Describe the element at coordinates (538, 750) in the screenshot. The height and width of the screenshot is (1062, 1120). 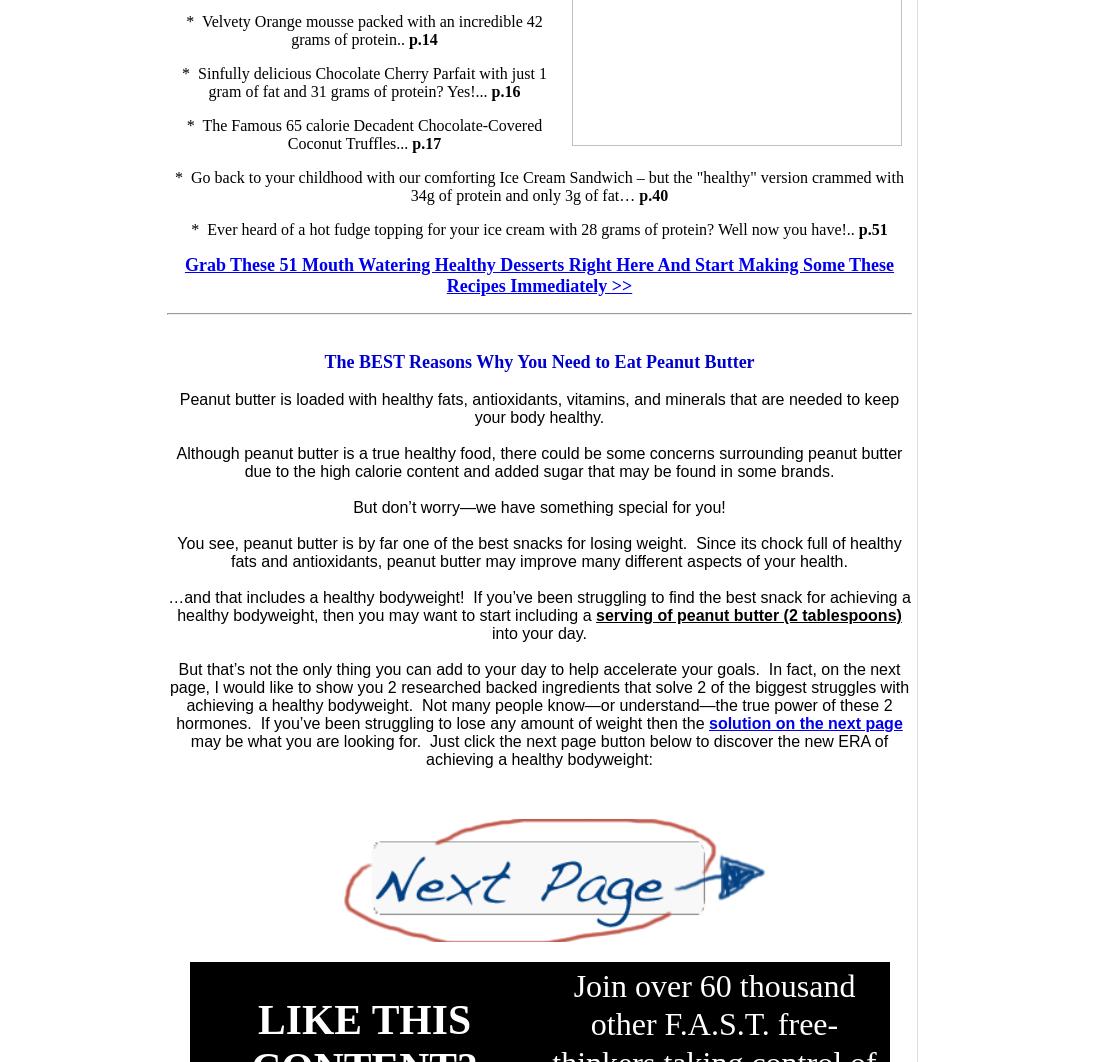
I see `'may be what you are looking for.  Just click the next page button below to discover the new ERA of achieving a healthy bodyweight:'` at that location.